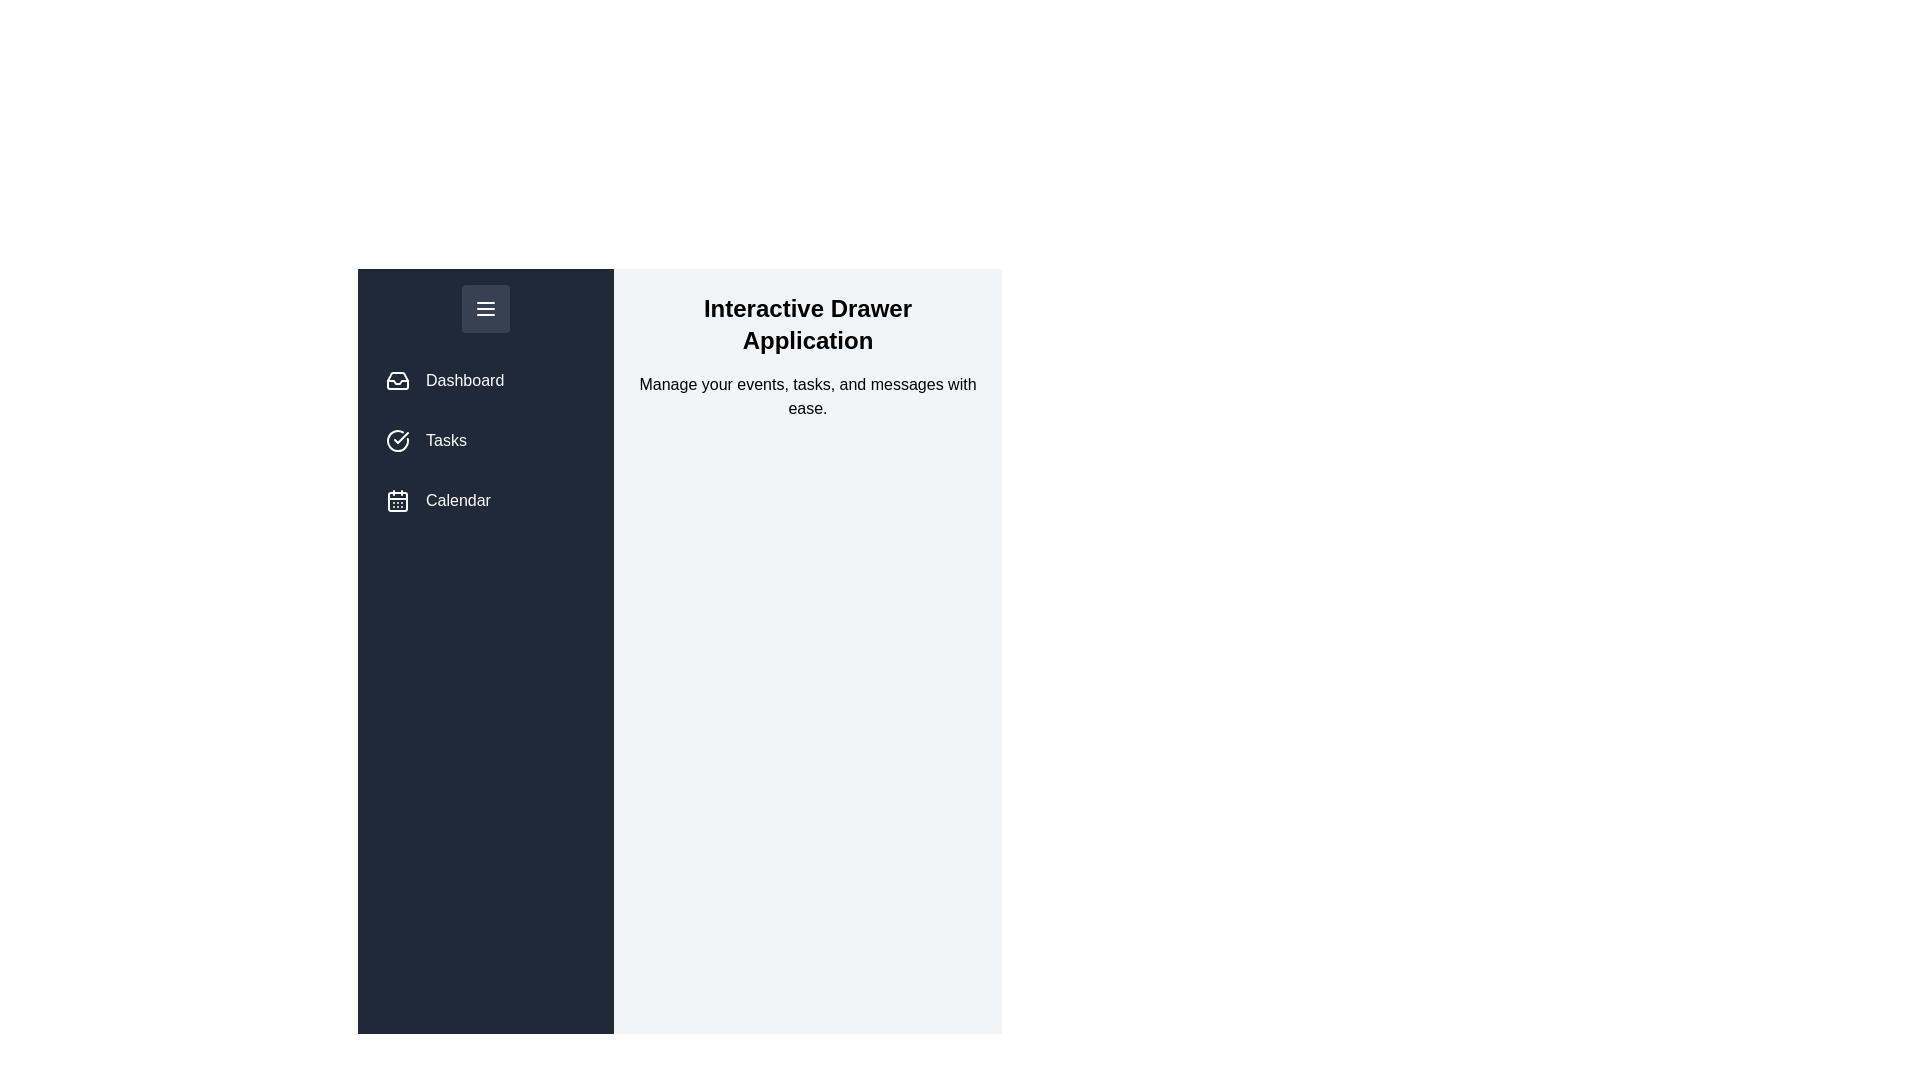  What do you see at coordinates (398, 381) in the screenshot?
I see `the stylized inbox icon located in the sidebar under the 'Dashboard' entry` at bounding box center [398, 381].